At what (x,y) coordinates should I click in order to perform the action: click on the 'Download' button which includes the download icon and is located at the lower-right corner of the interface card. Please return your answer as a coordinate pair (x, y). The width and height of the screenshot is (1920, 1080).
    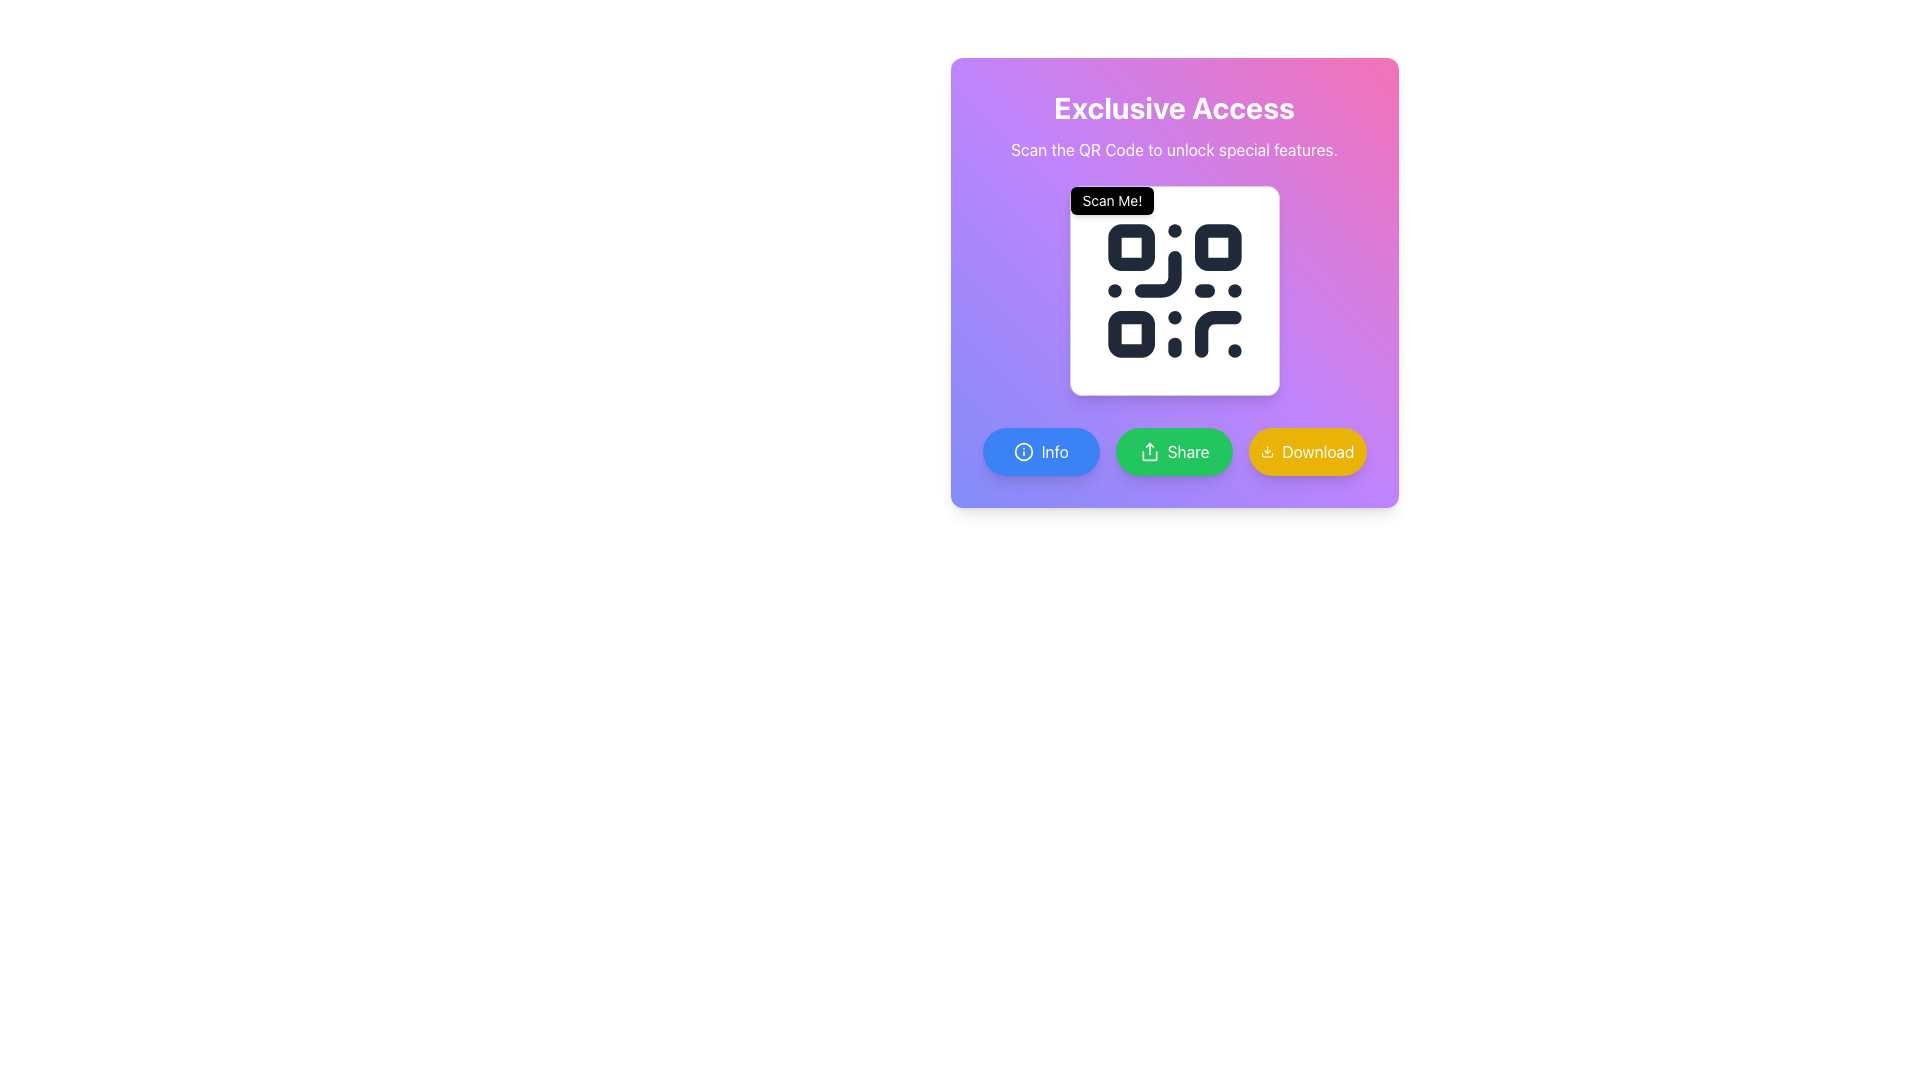
    Looking at the image, I should click on (1266, 451).